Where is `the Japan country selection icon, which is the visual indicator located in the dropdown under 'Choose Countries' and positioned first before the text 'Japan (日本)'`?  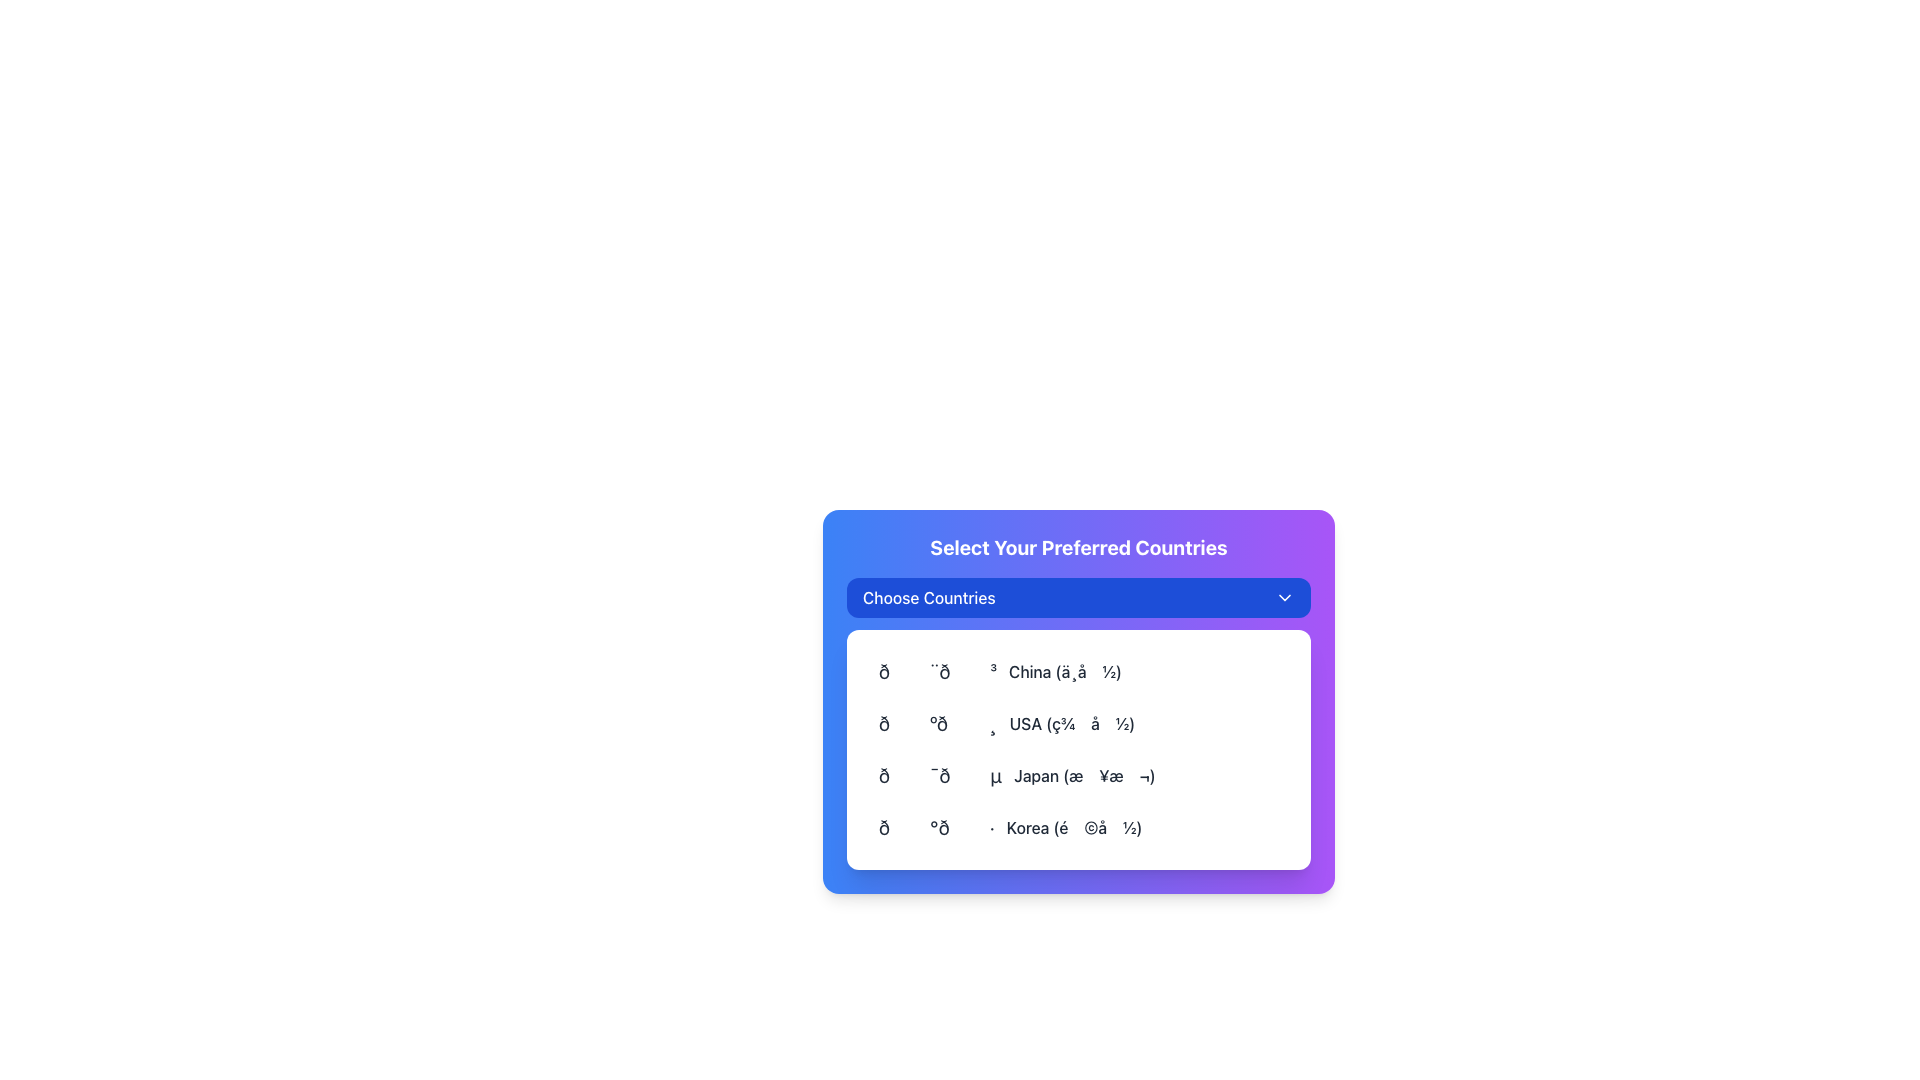
the Japan country selection icon, which is the visual indicator located in the dropdown under 'Choose Countries' and positioned first before the text 'Japan (日本)' is located at coordinates (939, 774).